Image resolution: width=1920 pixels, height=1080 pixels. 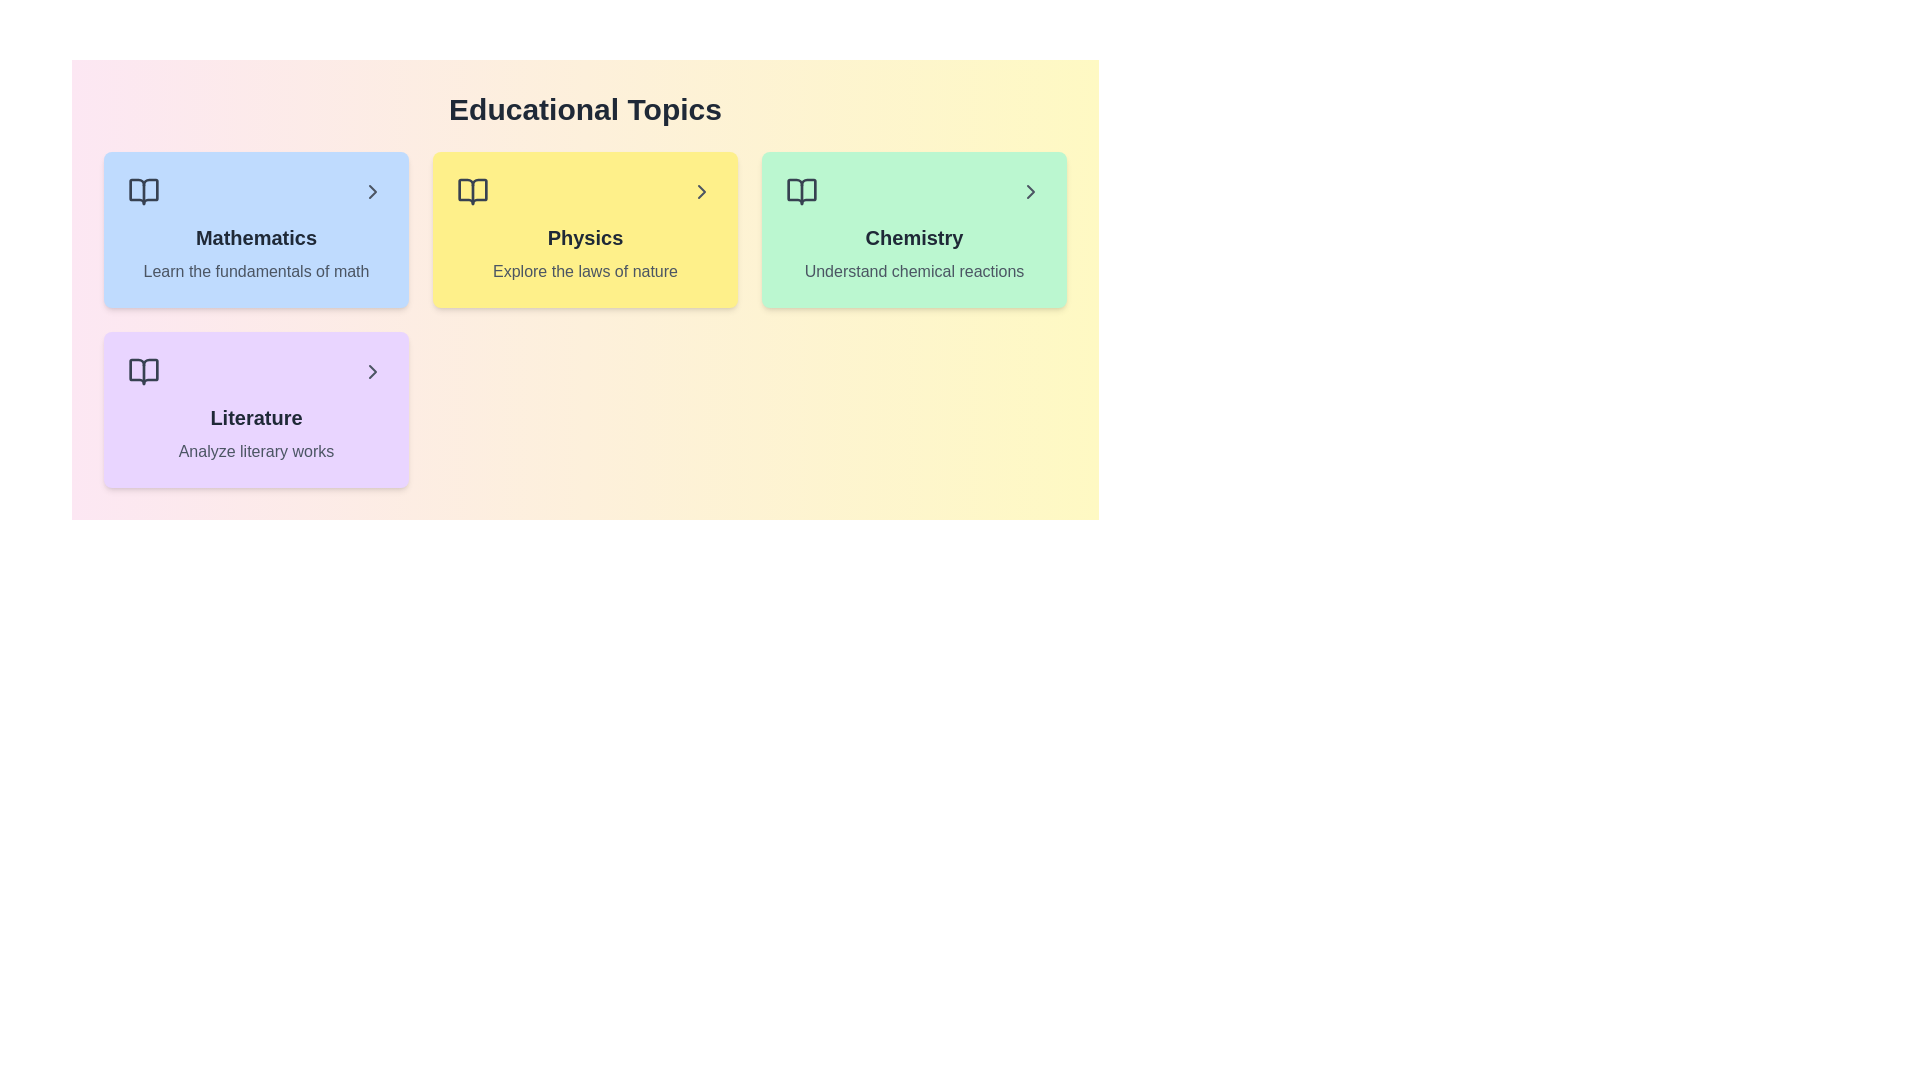 I want to click on the topic card for Literature to preview its interactive effect, so click(x=255, y=408).